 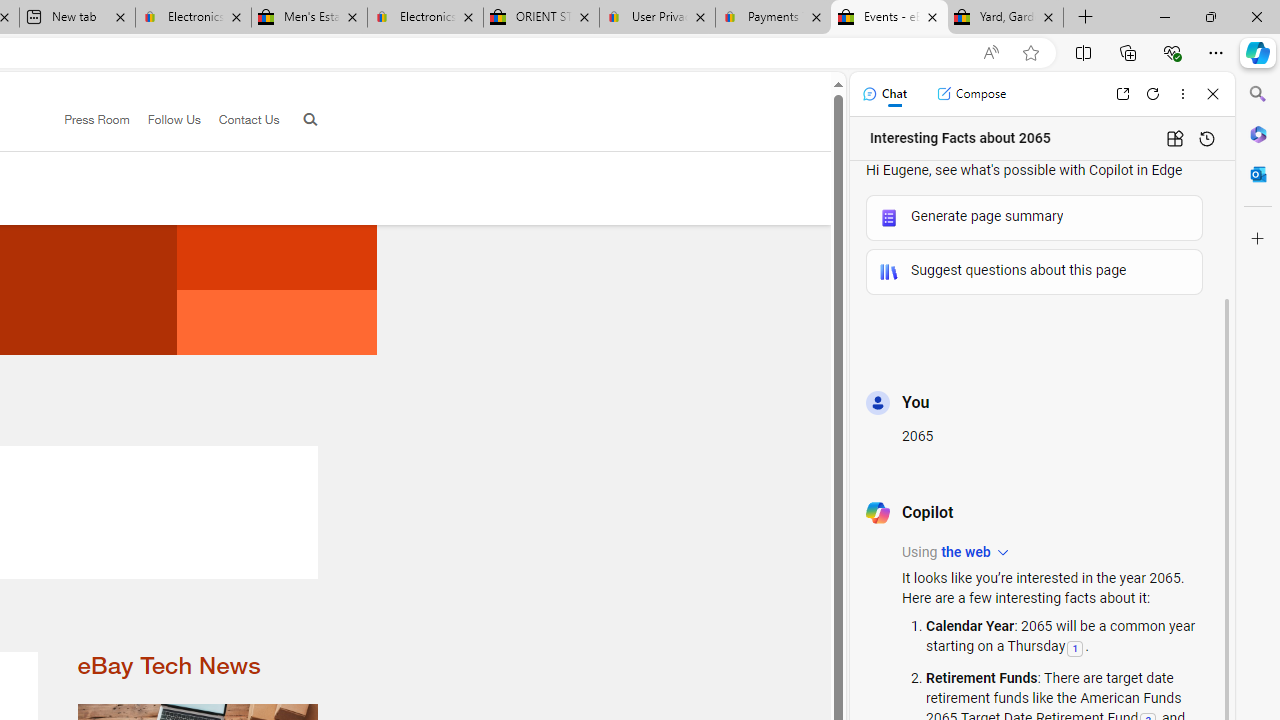 I want to click on 'Payments Terms of Use | eBay.com', so click(x=772, y=17).